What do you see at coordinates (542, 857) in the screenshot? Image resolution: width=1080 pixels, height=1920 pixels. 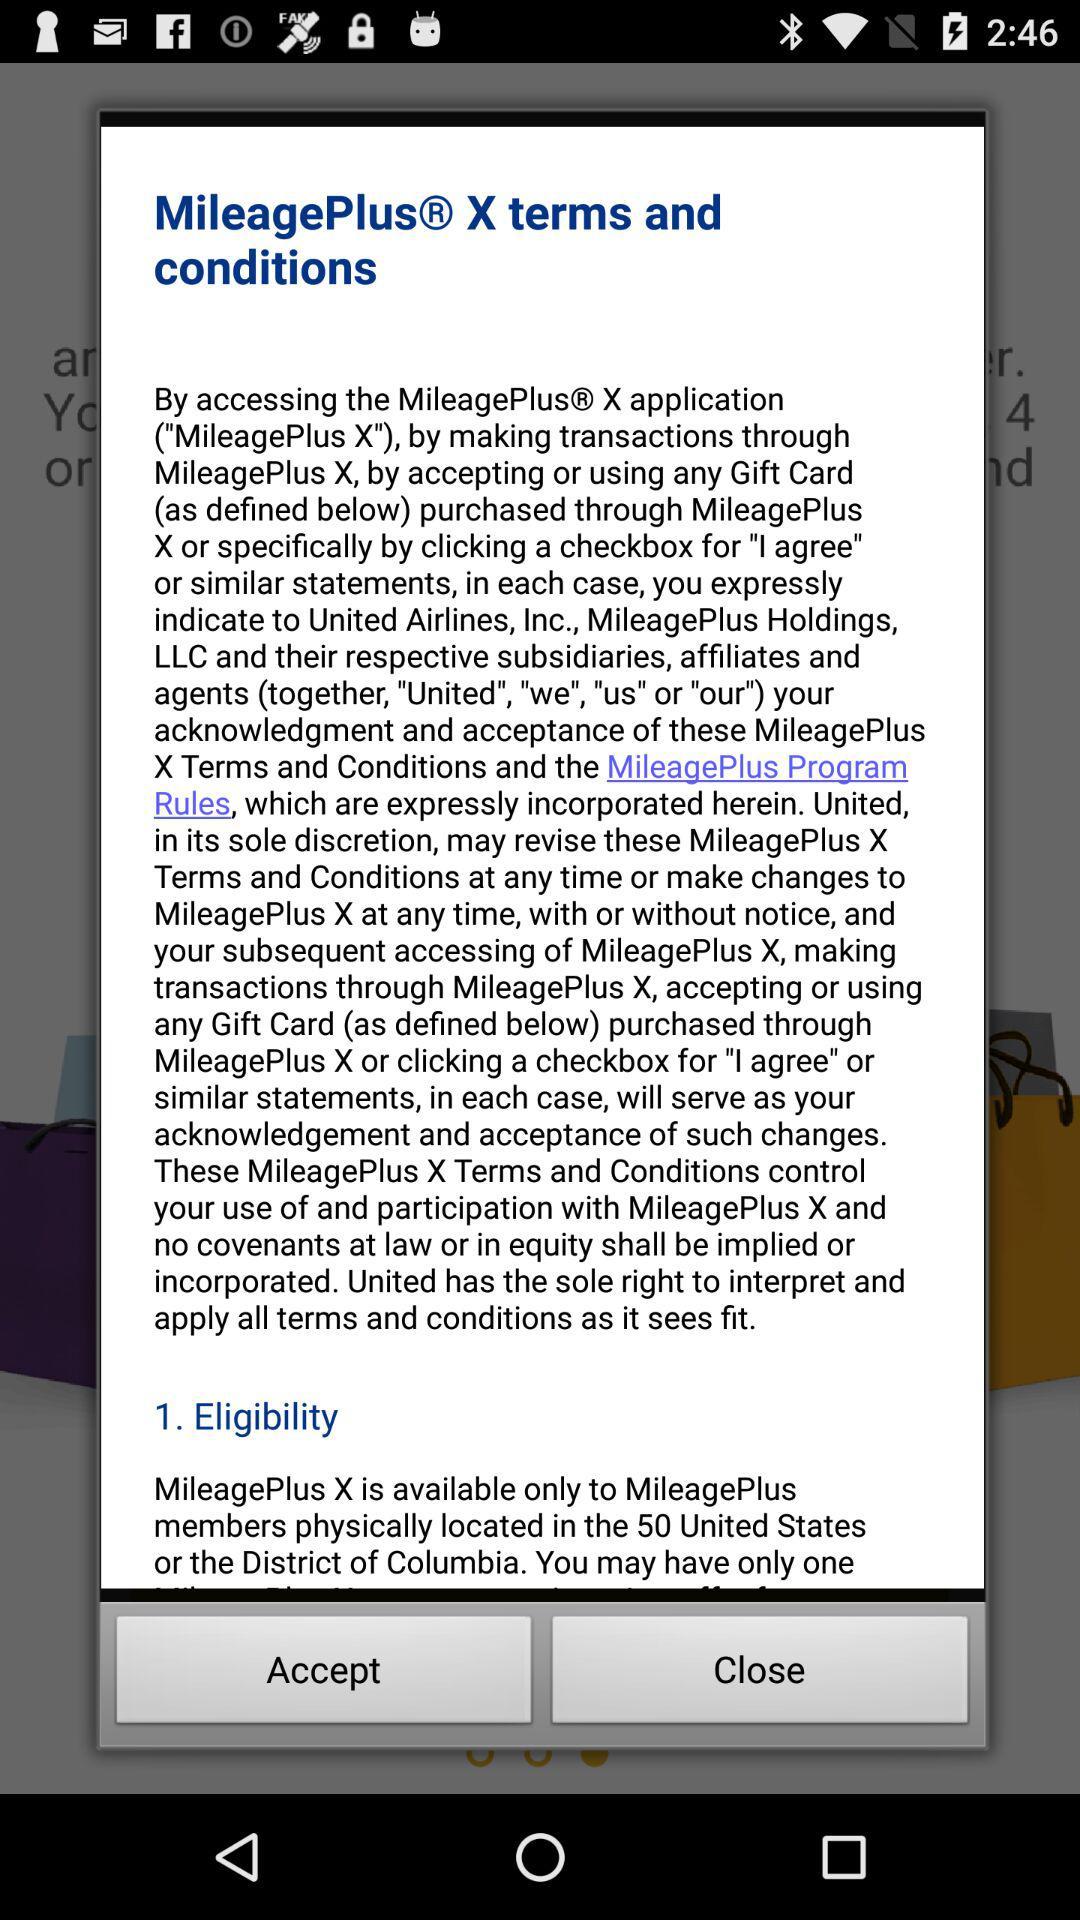 I see `the item above the 1. eligibility app` at bounding box center [542, 857].